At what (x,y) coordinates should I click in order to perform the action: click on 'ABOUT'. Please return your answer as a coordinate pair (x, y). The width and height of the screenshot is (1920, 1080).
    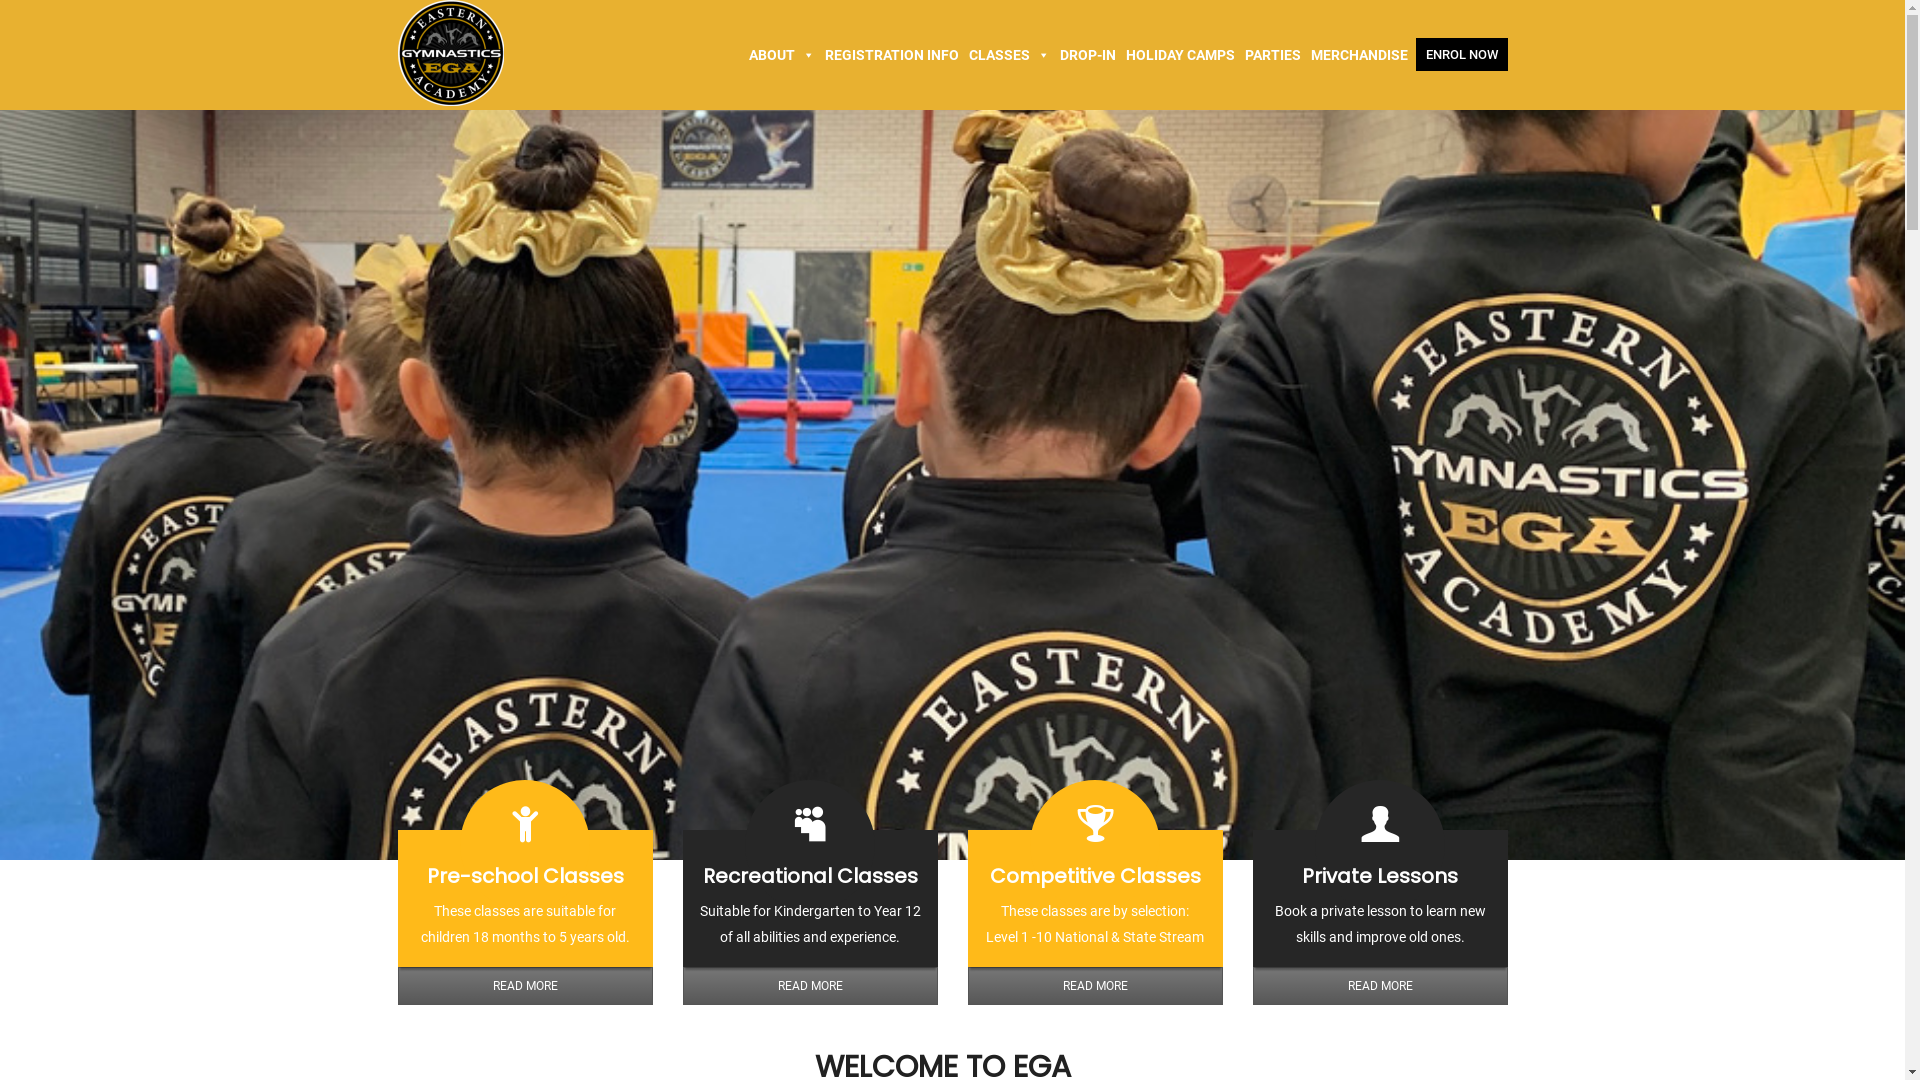
    Looking at the image, I should click on (781, 53).